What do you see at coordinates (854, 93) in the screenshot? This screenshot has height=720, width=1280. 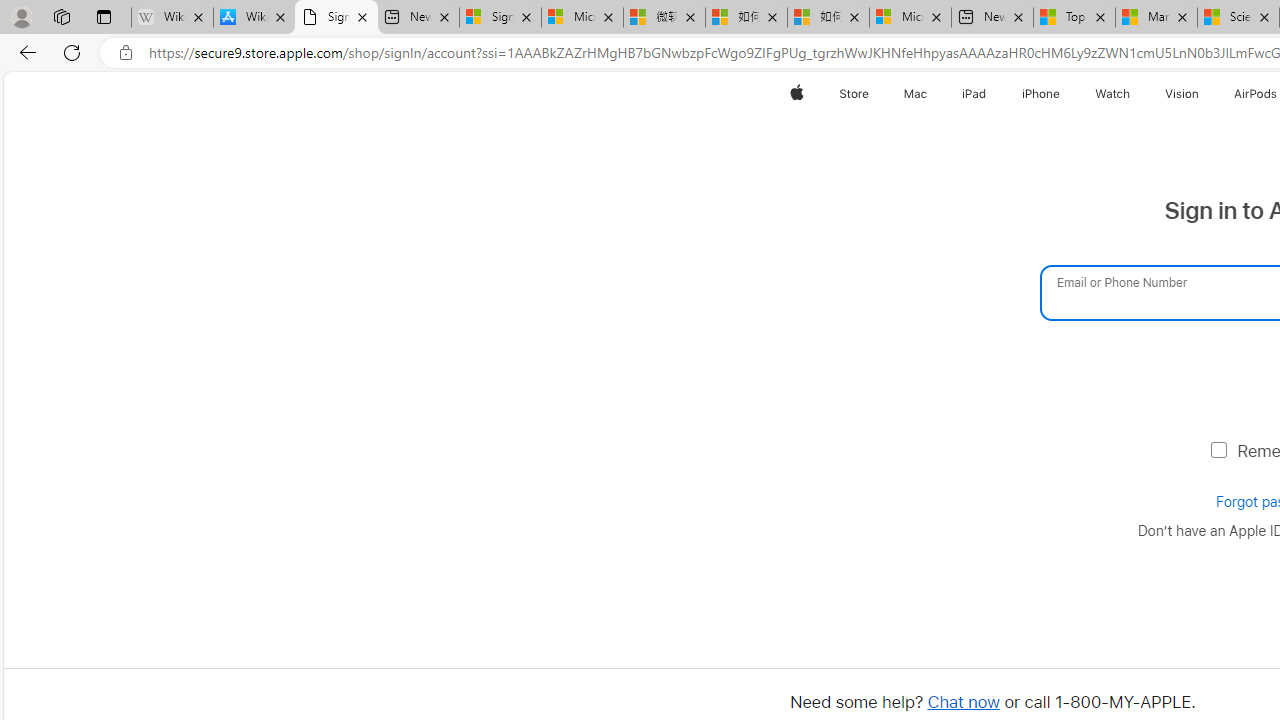 I see `'Store'` at bounding box center [854, 93].